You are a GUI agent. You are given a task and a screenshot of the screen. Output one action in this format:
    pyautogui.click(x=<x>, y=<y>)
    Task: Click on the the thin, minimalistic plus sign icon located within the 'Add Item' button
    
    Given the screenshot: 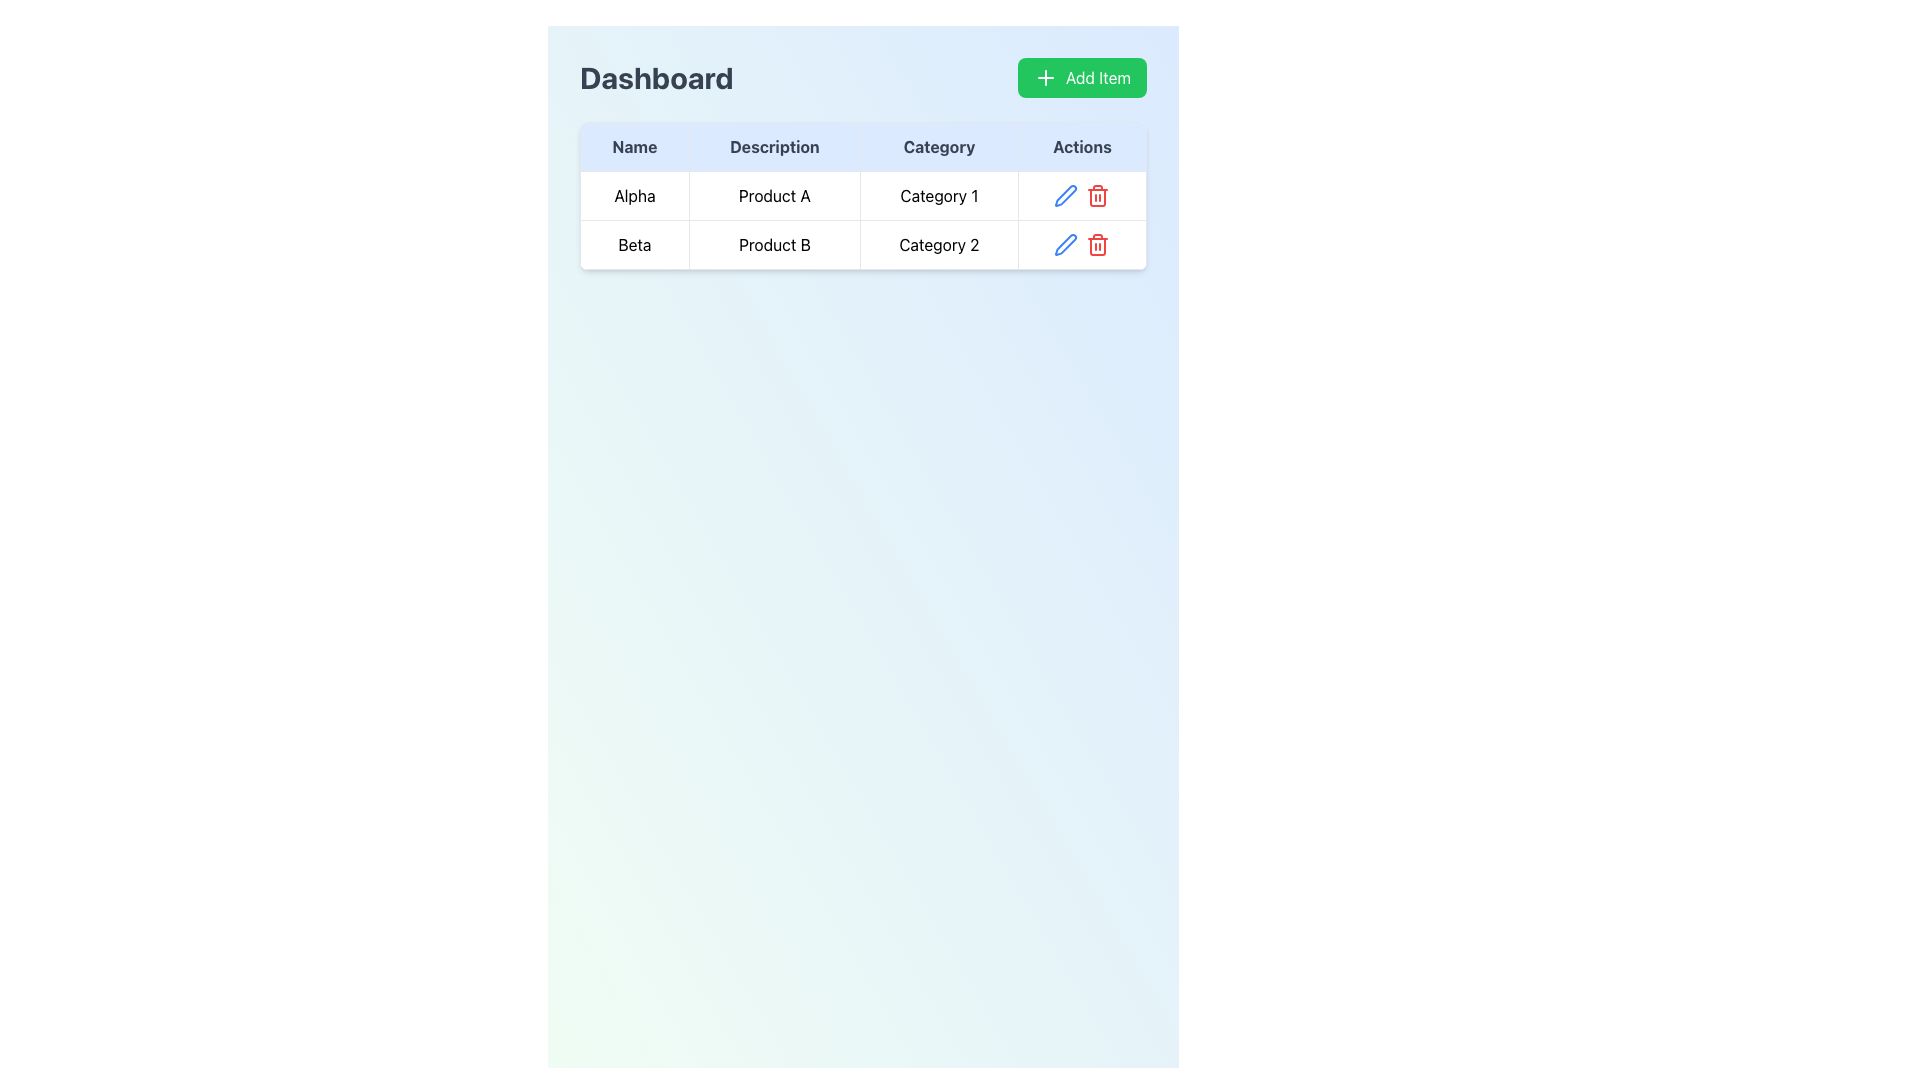 What is the action you would take?
    pyautogui.click(x=1045, y=76)
    